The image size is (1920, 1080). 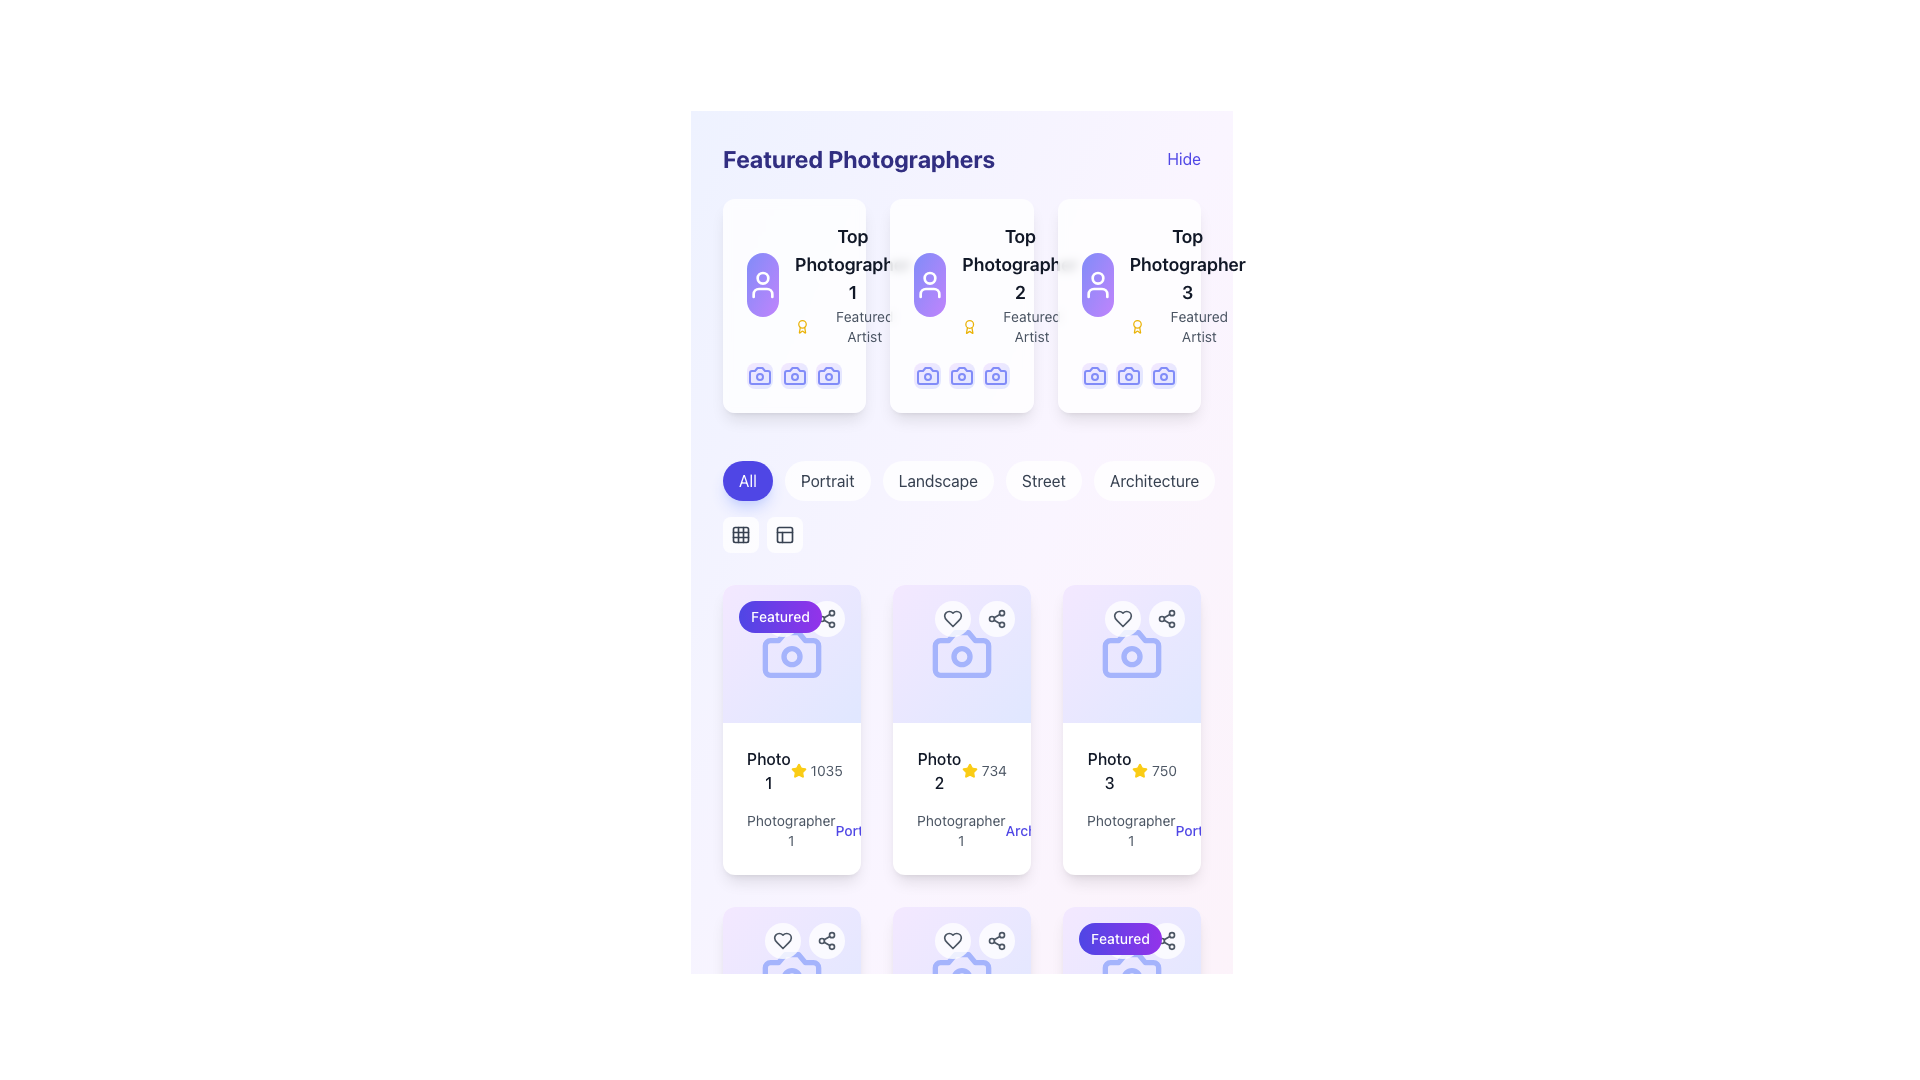 What do you see at coordinates (860, 831) in the screenshot?
I see `the non-interactive text label indicating the category 'Portrait' associated with 'Photographer 1', located to the right of the photographer's name on the first card in the second row of the grid layout` at bounding box center [860, 831].